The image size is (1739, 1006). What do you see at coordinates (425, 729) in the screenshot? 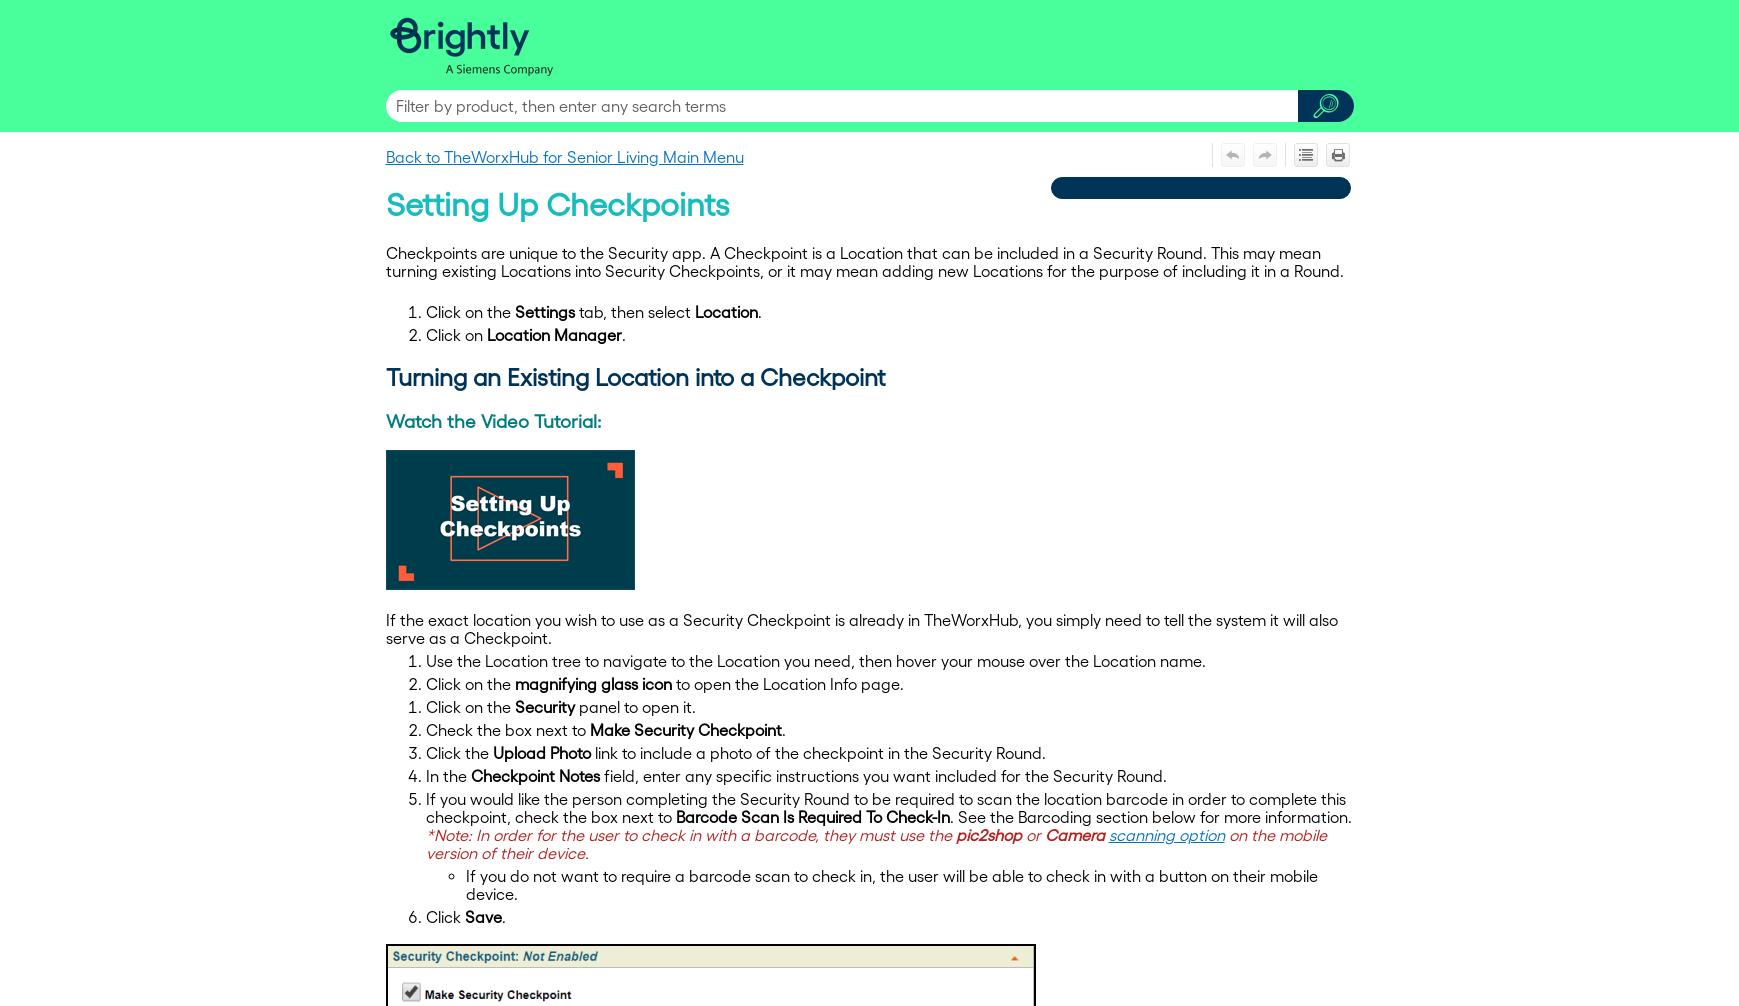
I see `'Check the box next to'` at bounding box center [425, 729].